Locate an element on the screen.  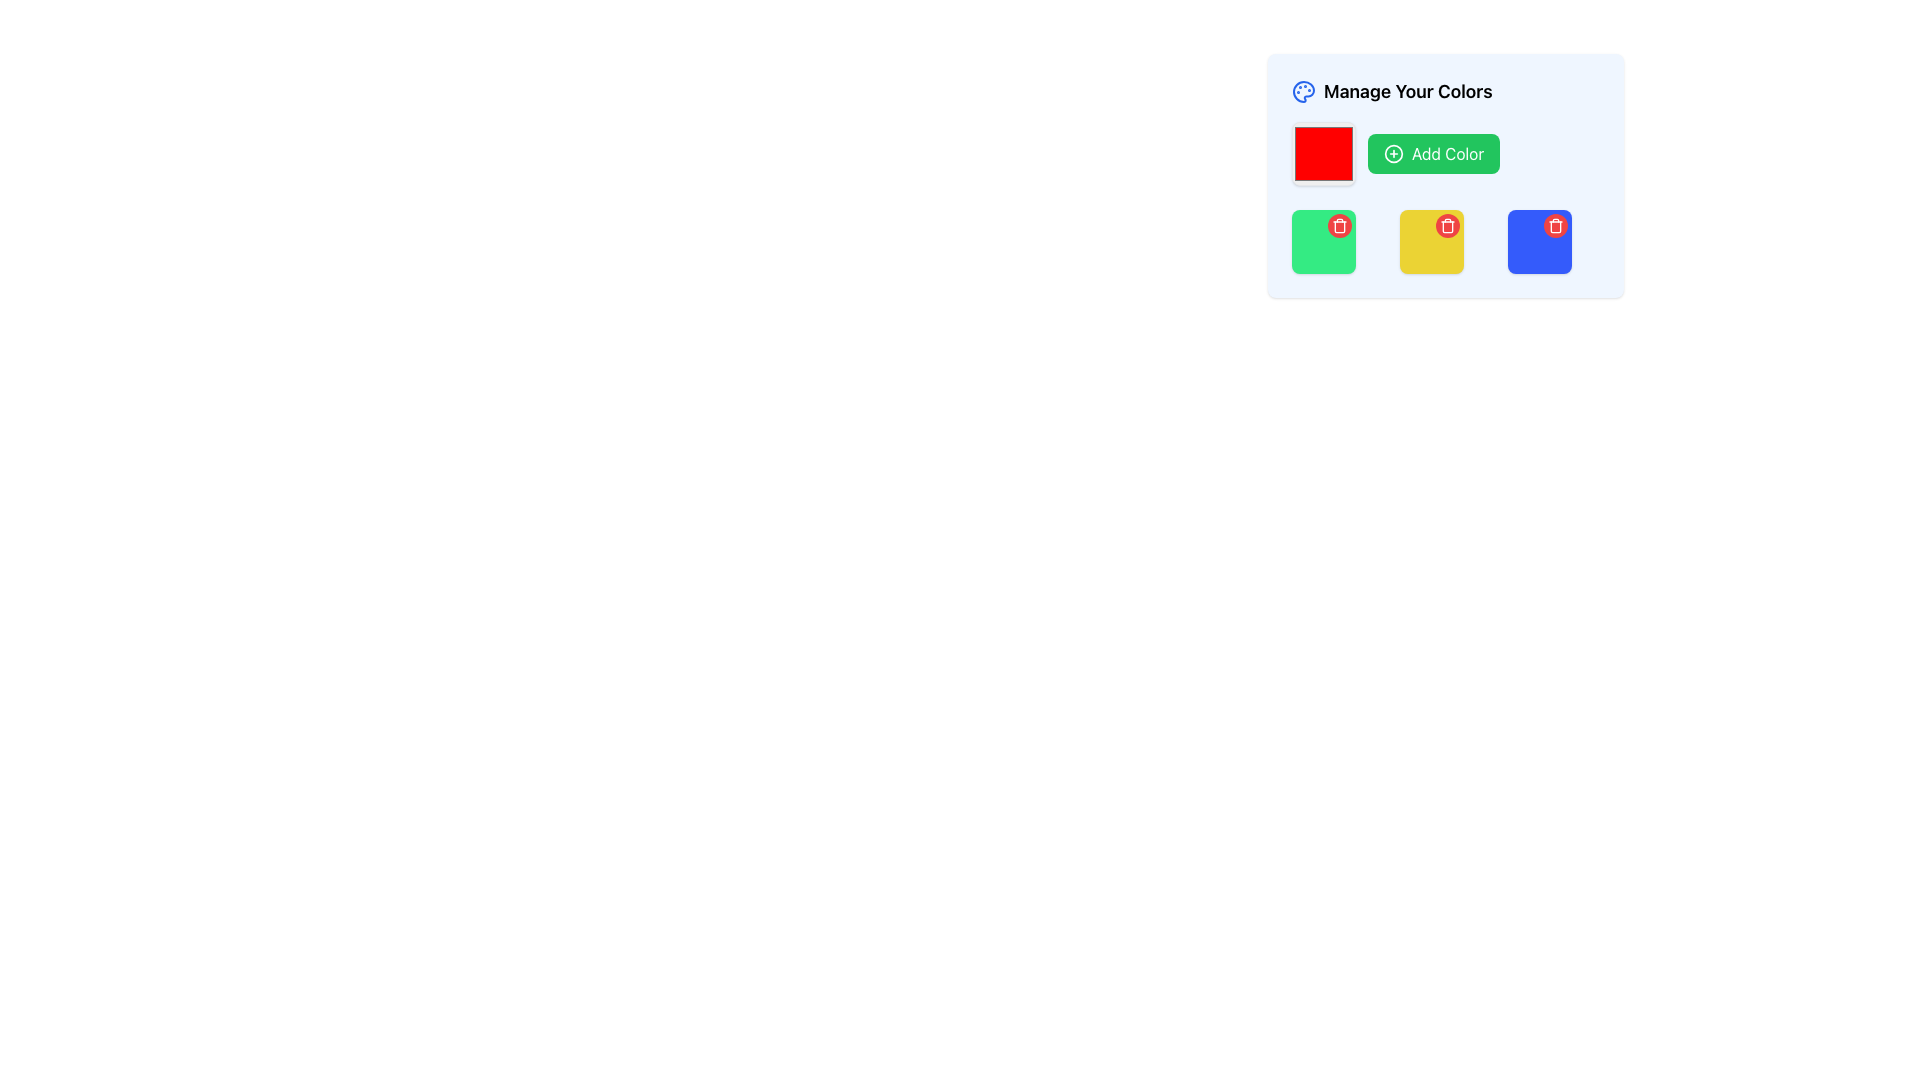
the 'Add Color' button with a green background and white text is located at coordinates (1433, 153).